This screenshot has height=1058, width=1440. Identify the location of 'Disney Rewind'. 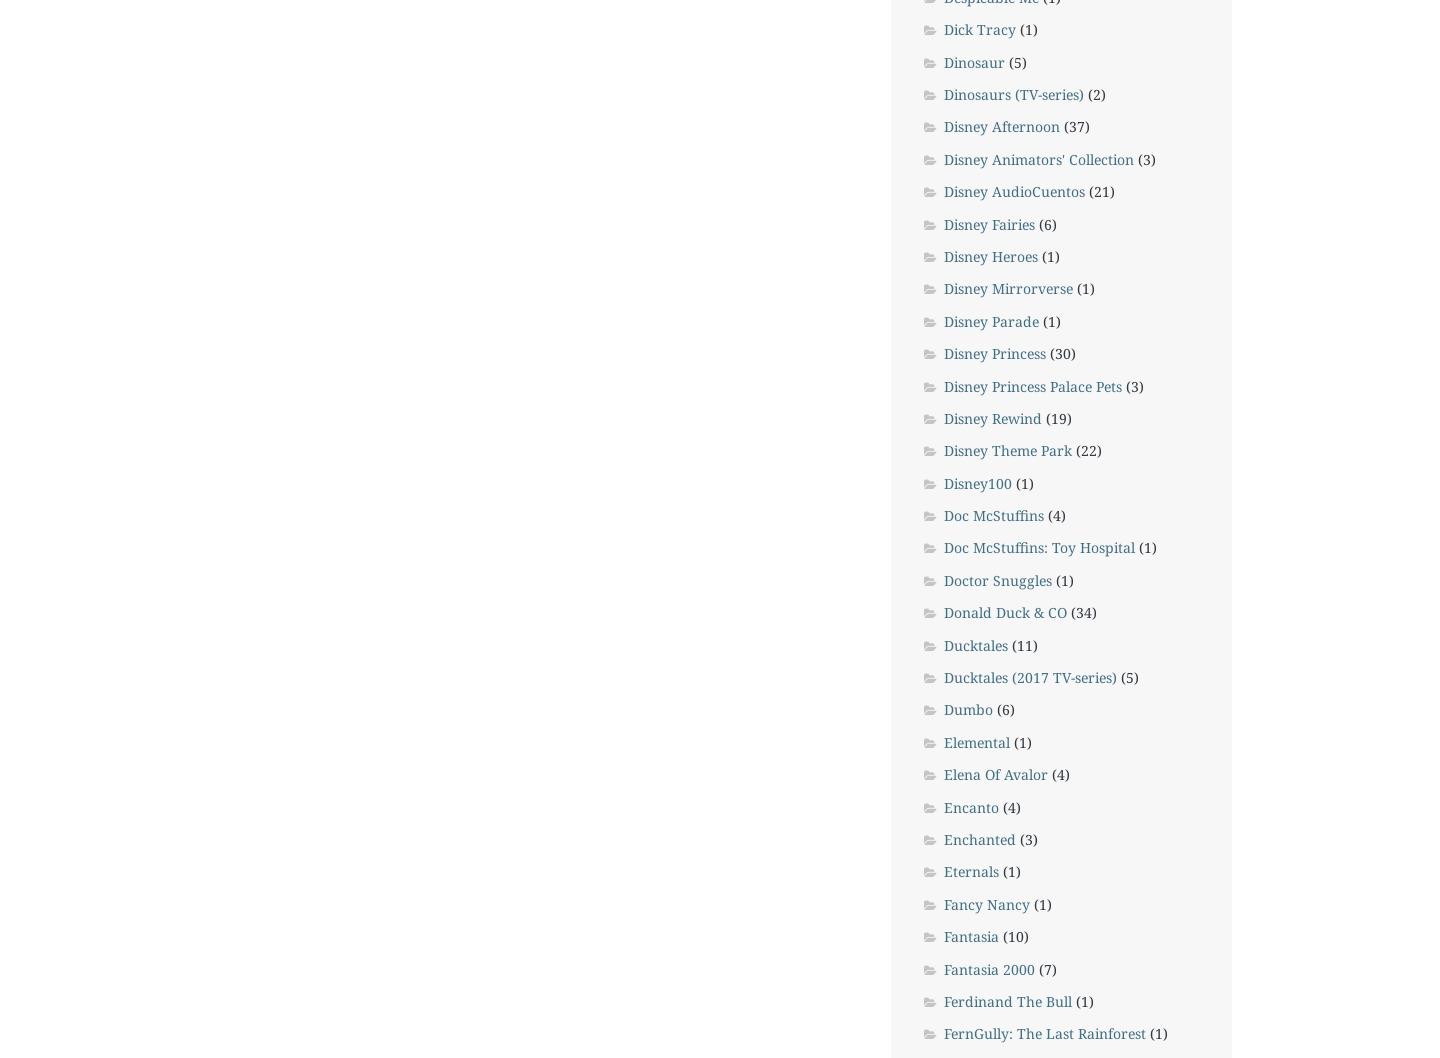
(991, 417).